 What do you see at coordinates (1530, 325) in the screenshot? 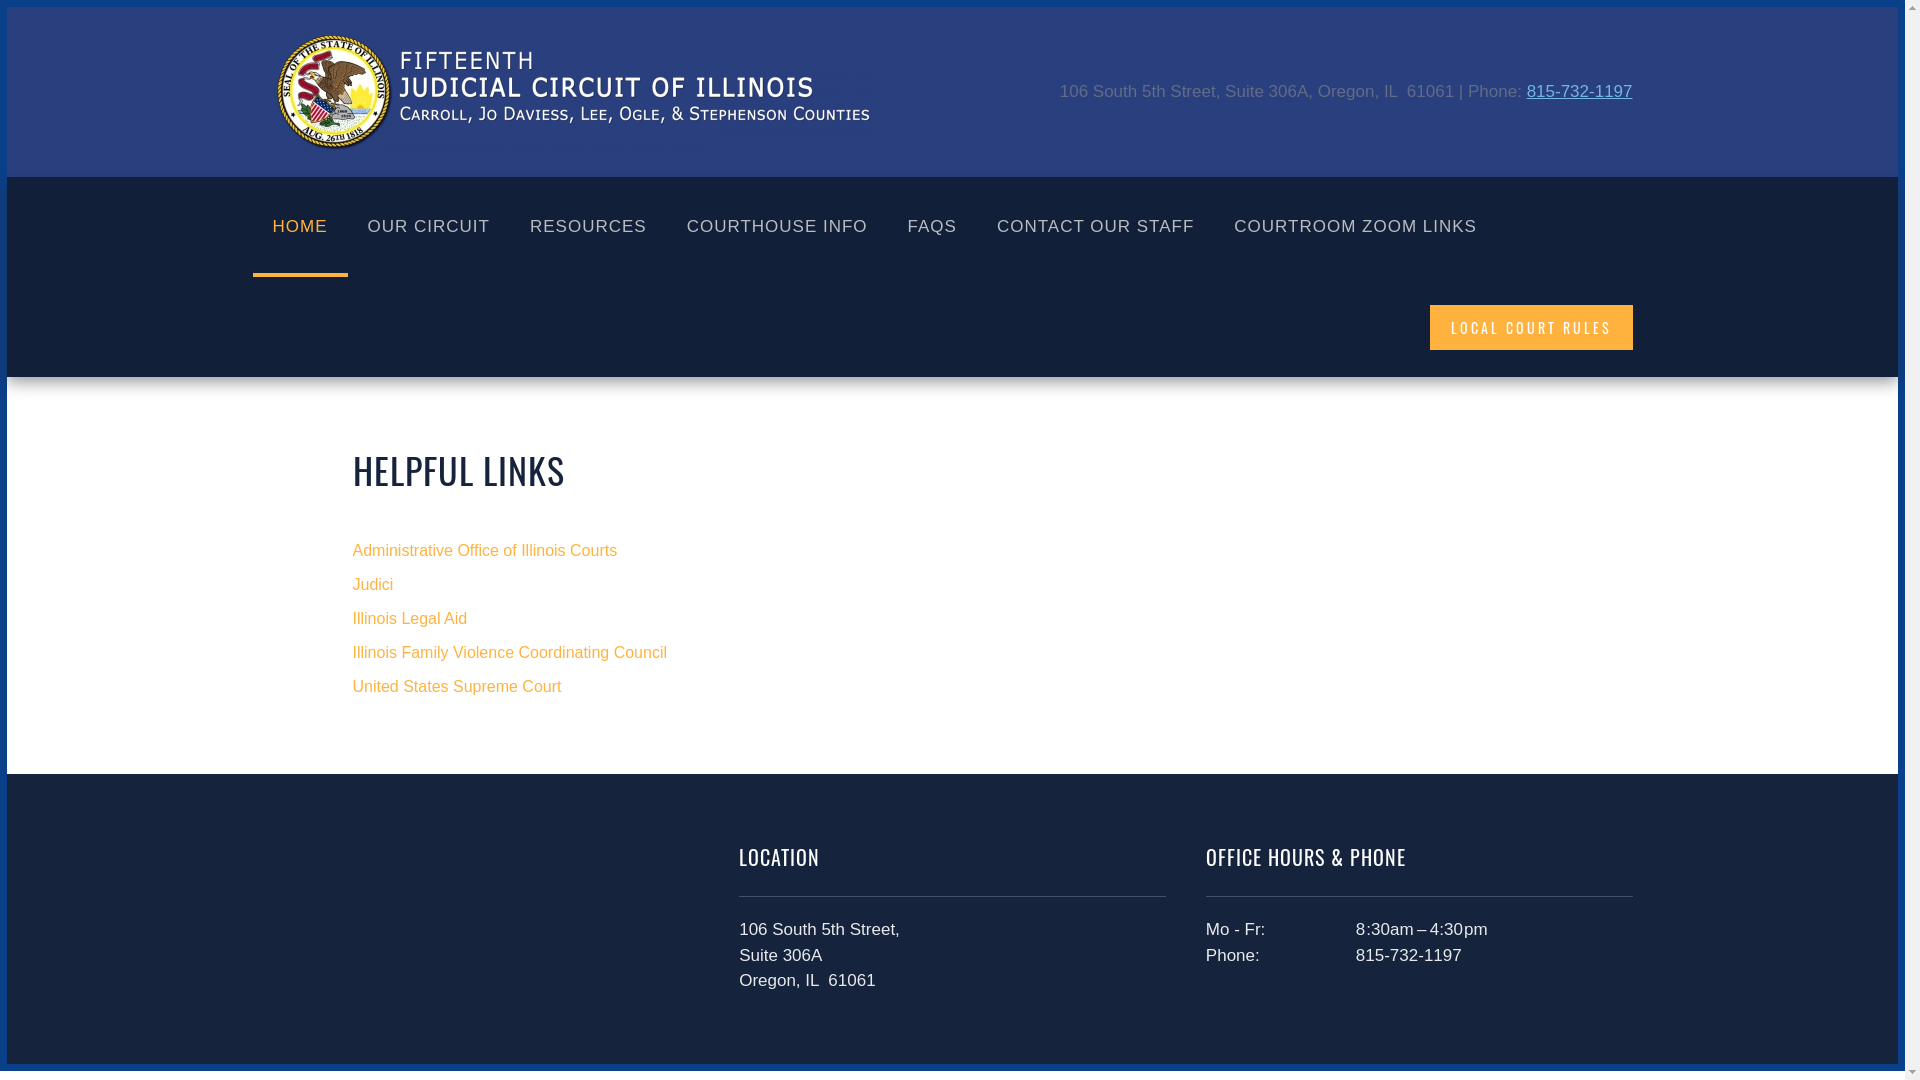
I see `'LOCAL COURT RULES'` at bounding box center [1530, 325].